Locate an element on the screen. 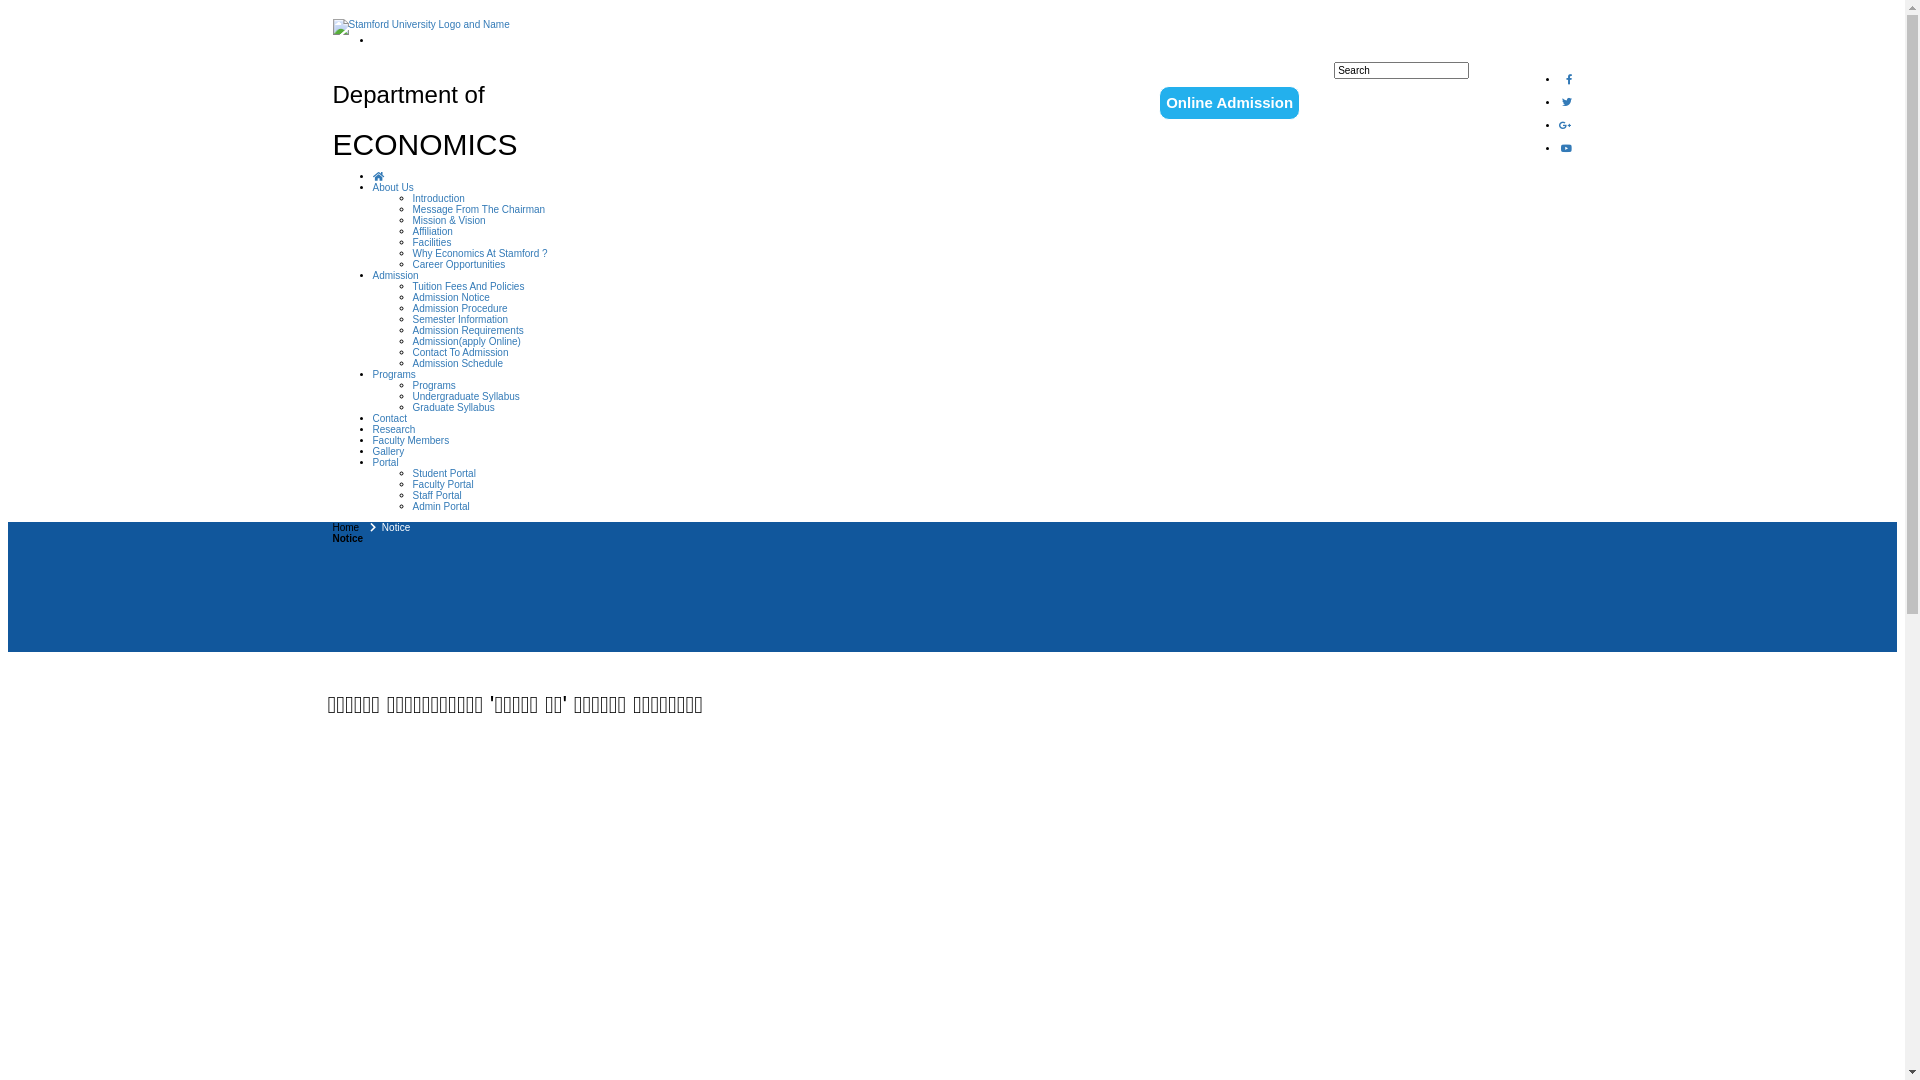 The image size is (1920, 1080). 'Mission & Vision' is located at coordinates (447, 220).